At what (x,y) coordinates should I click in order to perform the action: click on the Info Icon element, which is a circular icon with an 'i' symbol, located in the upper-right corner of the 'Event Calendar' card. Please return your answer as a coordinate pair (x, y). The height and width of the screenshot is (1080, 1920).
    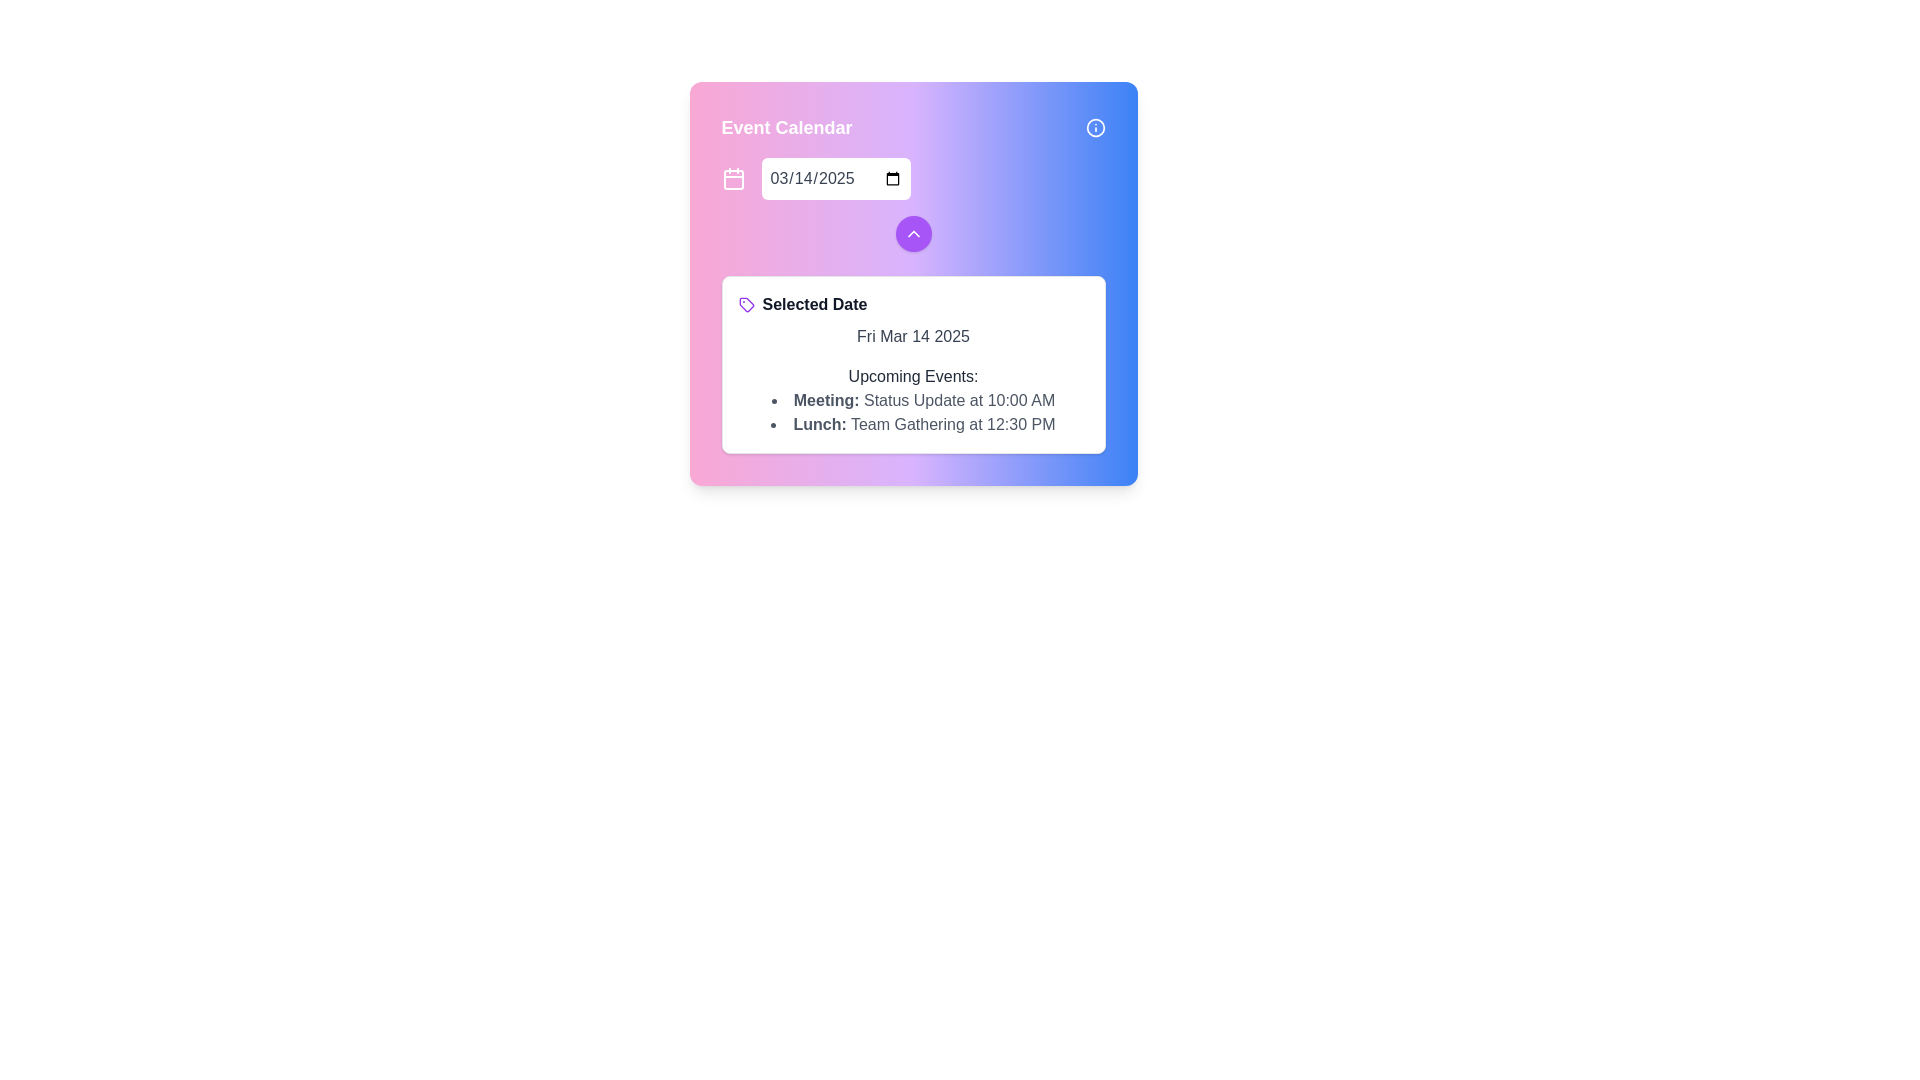
    Looking at the image, I should click on (1094, 127).